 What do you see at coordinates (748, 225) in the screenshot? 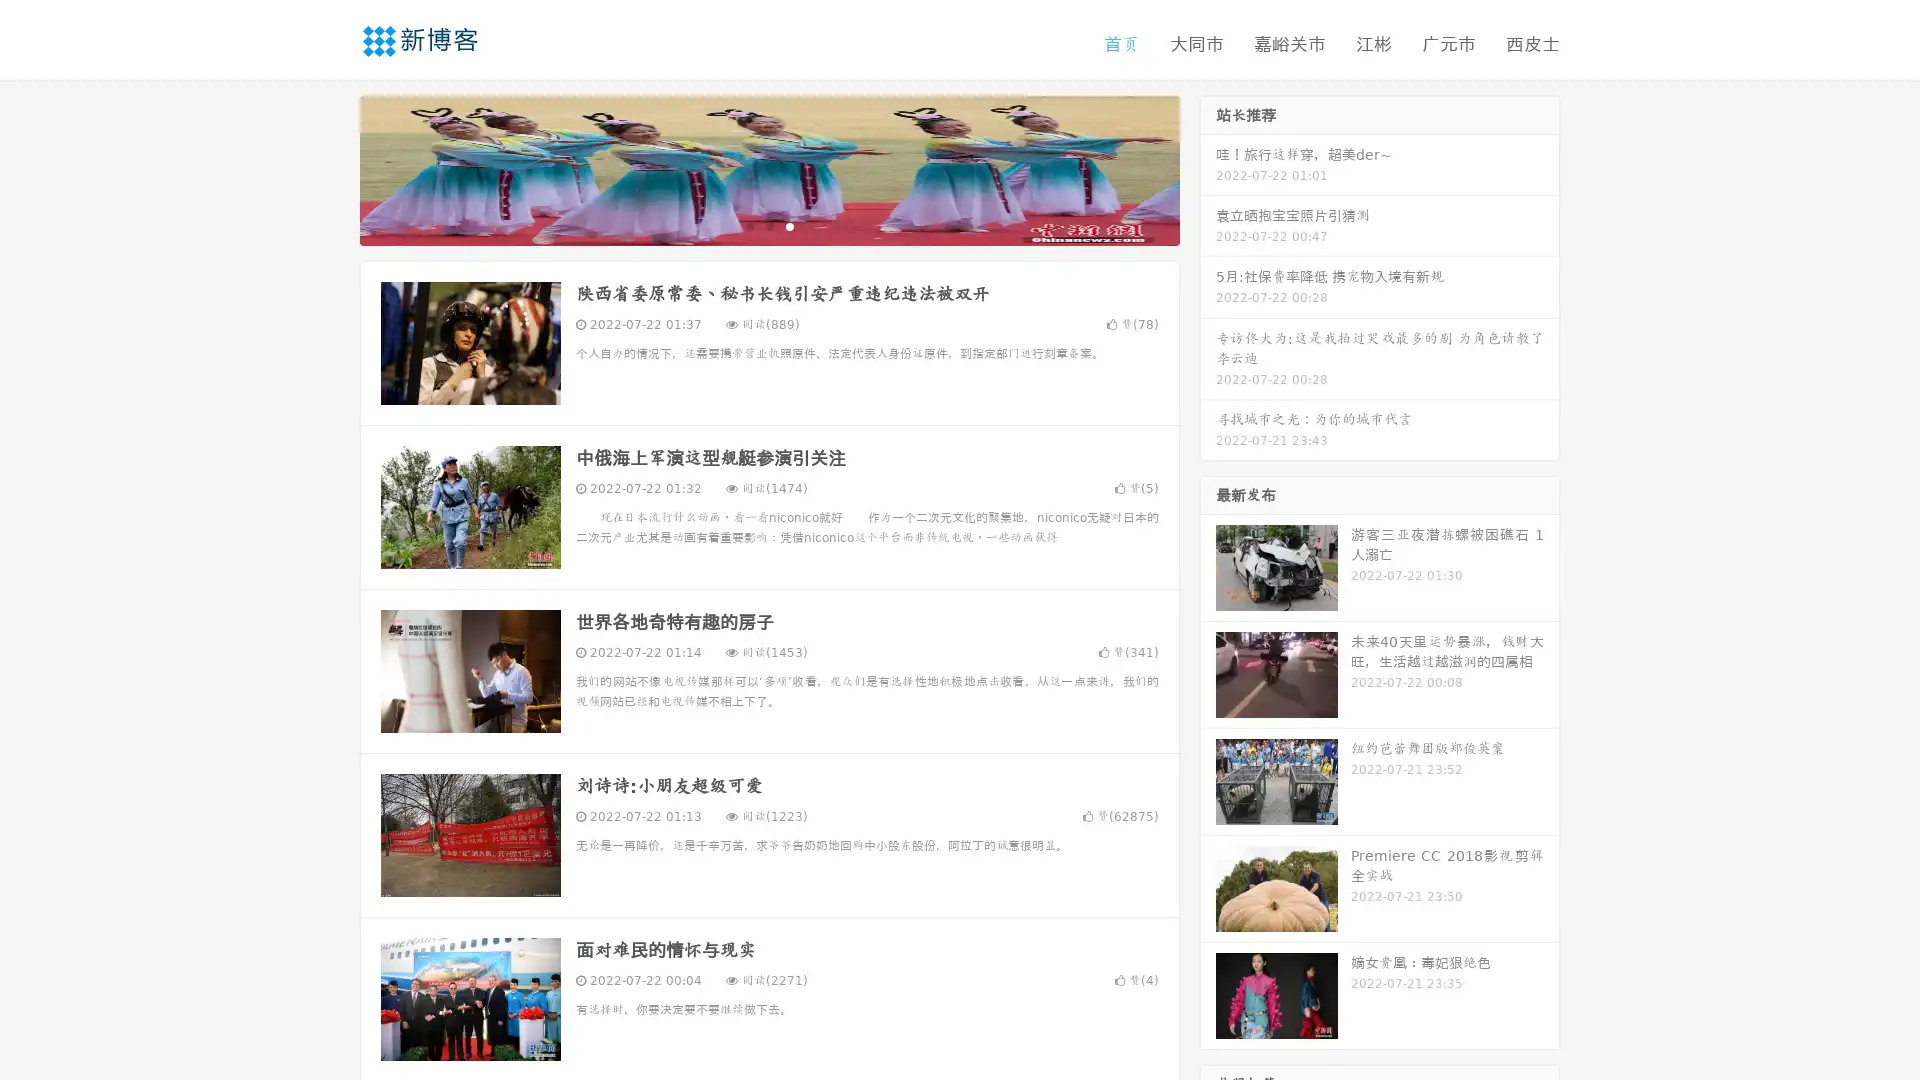
I see `Go to slide 1` at bounding box center [748, 225].